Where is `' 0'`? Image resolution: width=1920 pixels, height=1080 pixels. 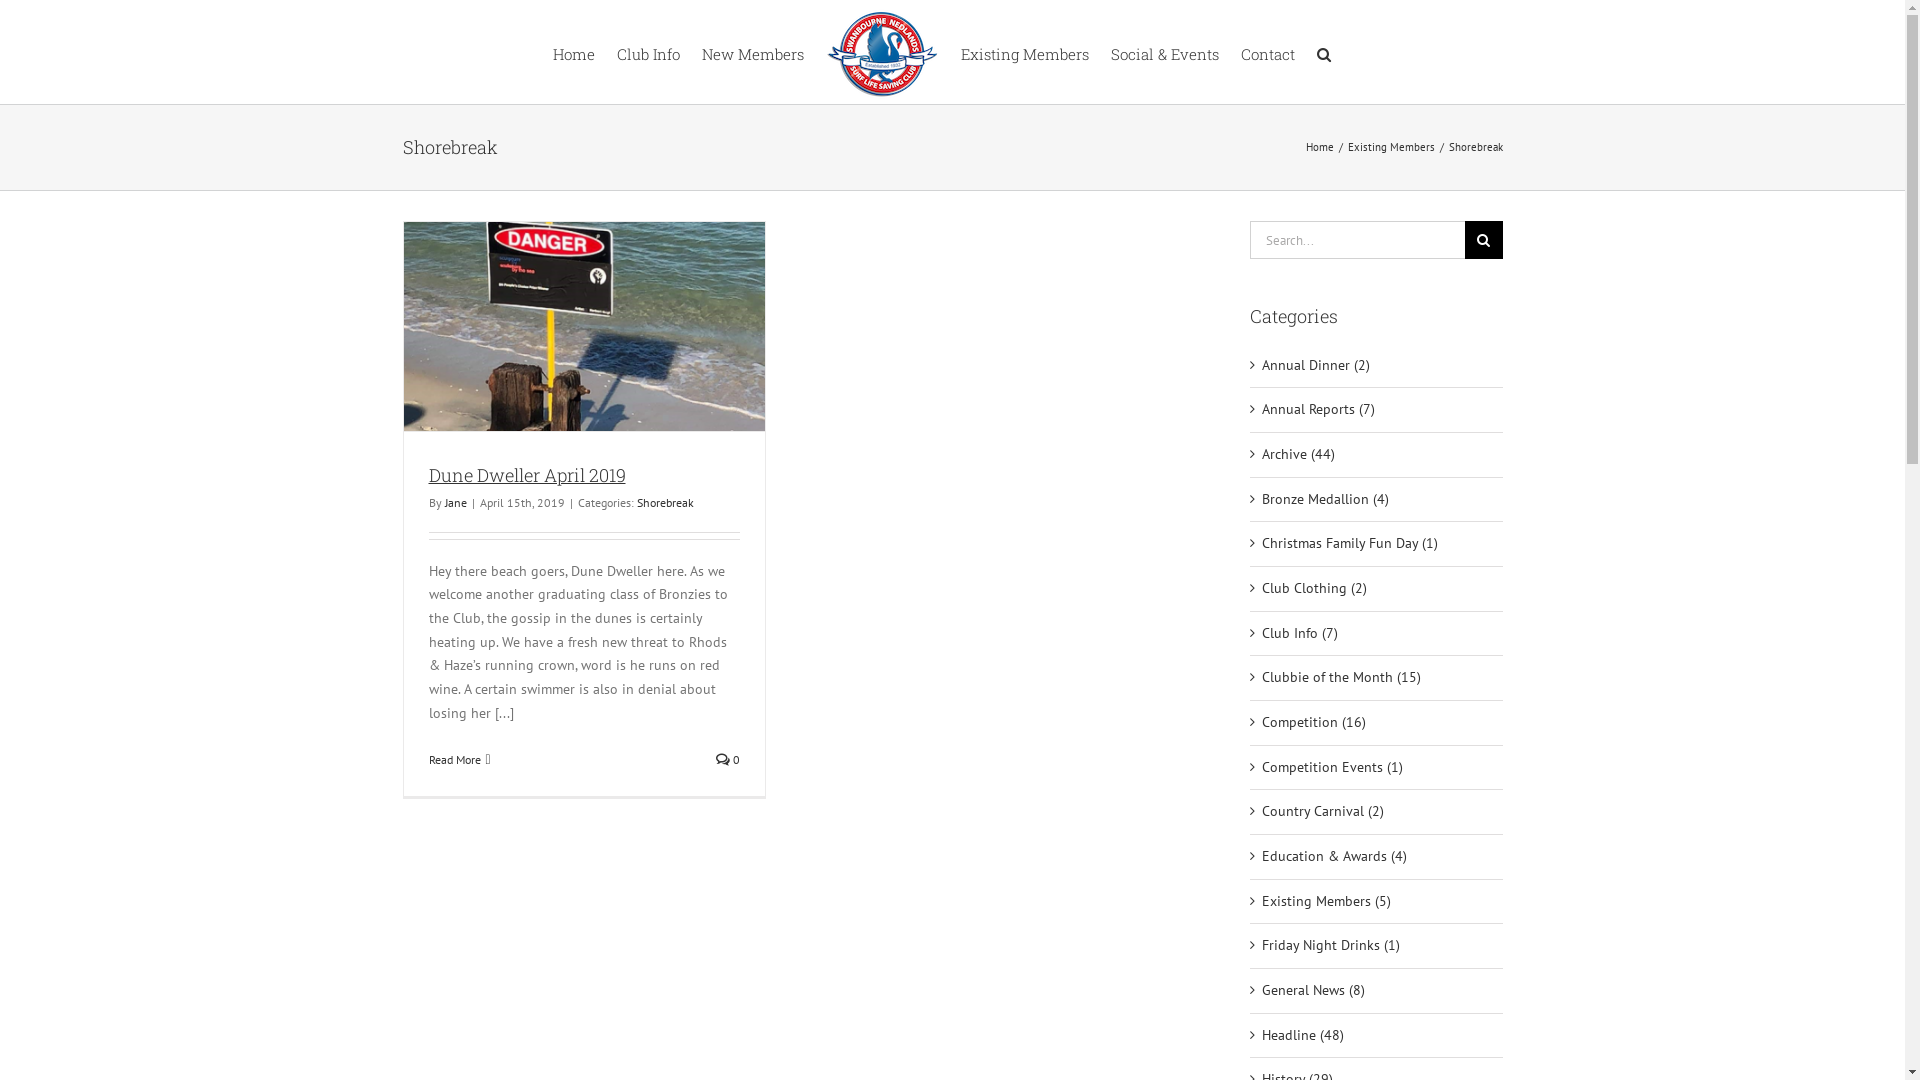 ' 0' is located at coordinates (727, 759).